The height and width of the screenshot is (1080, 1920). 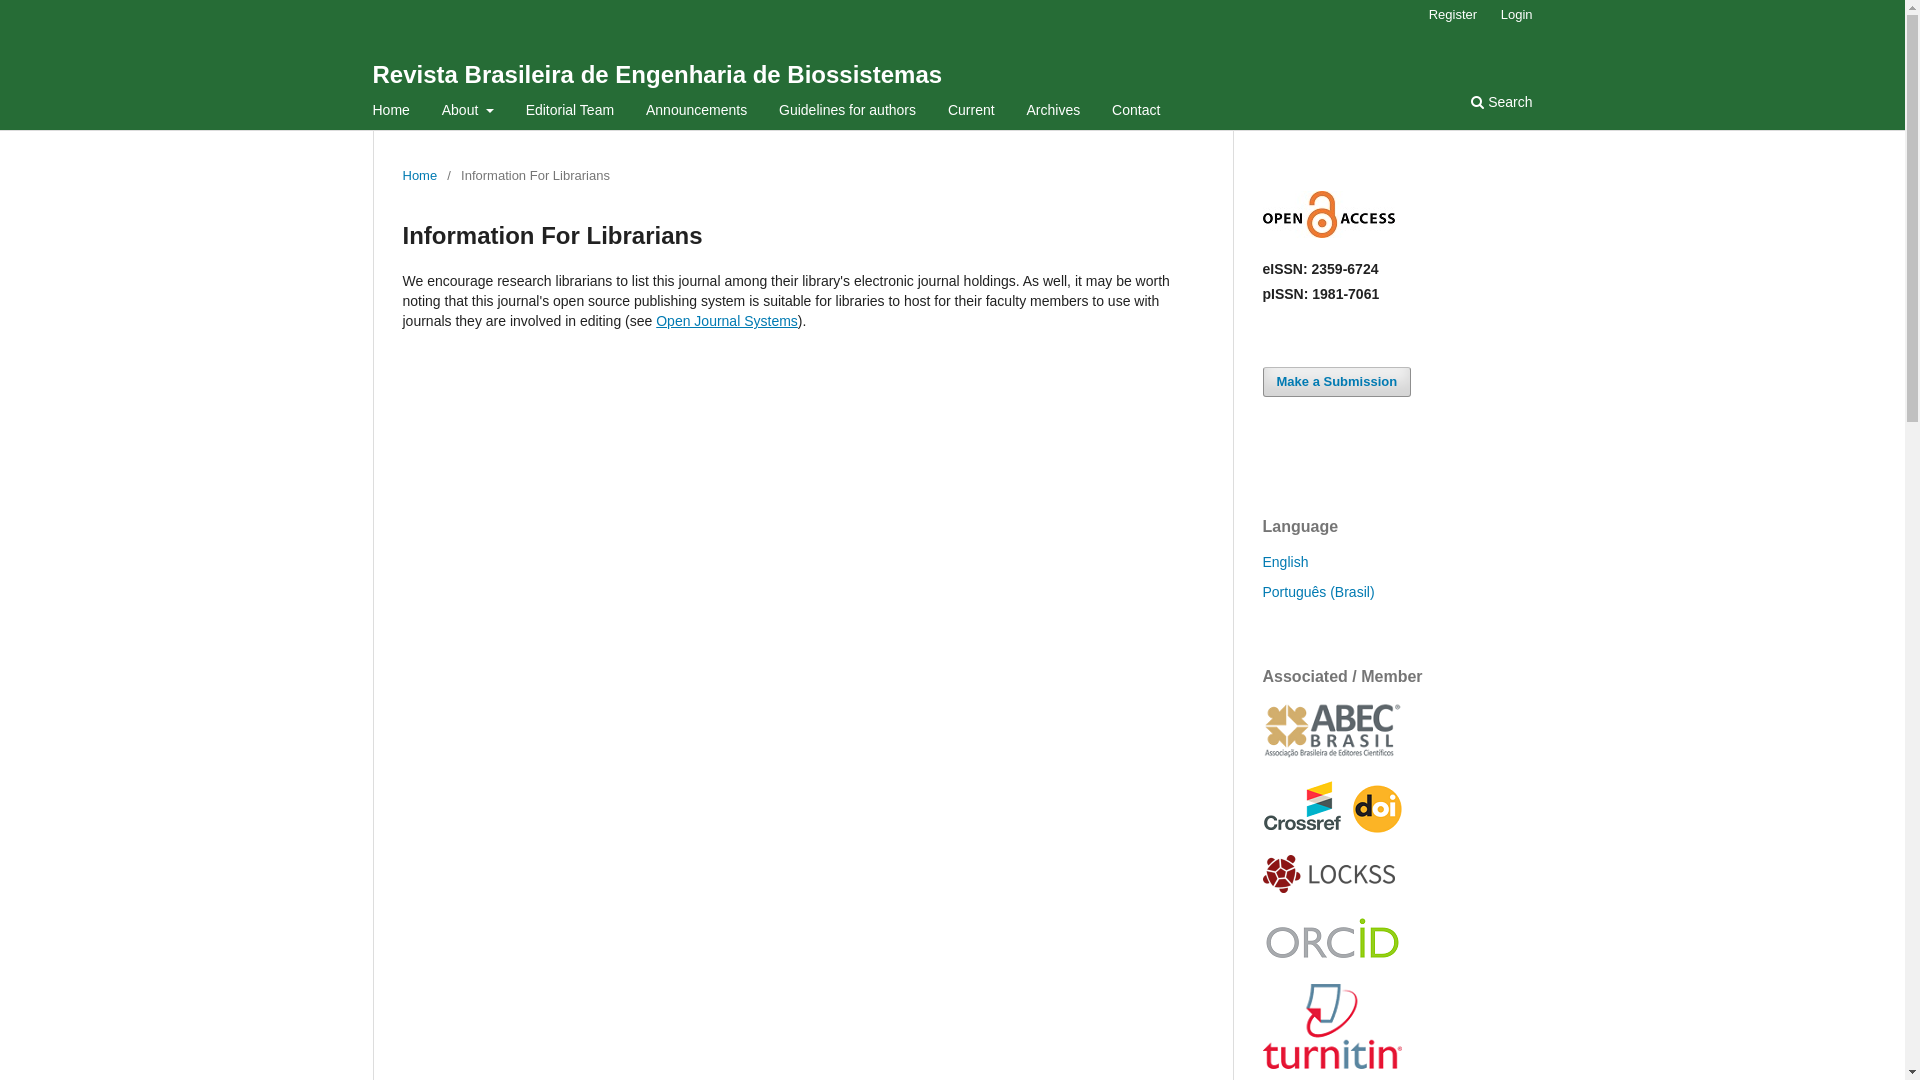 I want to click on 'Home', so click(x=418, y=175).